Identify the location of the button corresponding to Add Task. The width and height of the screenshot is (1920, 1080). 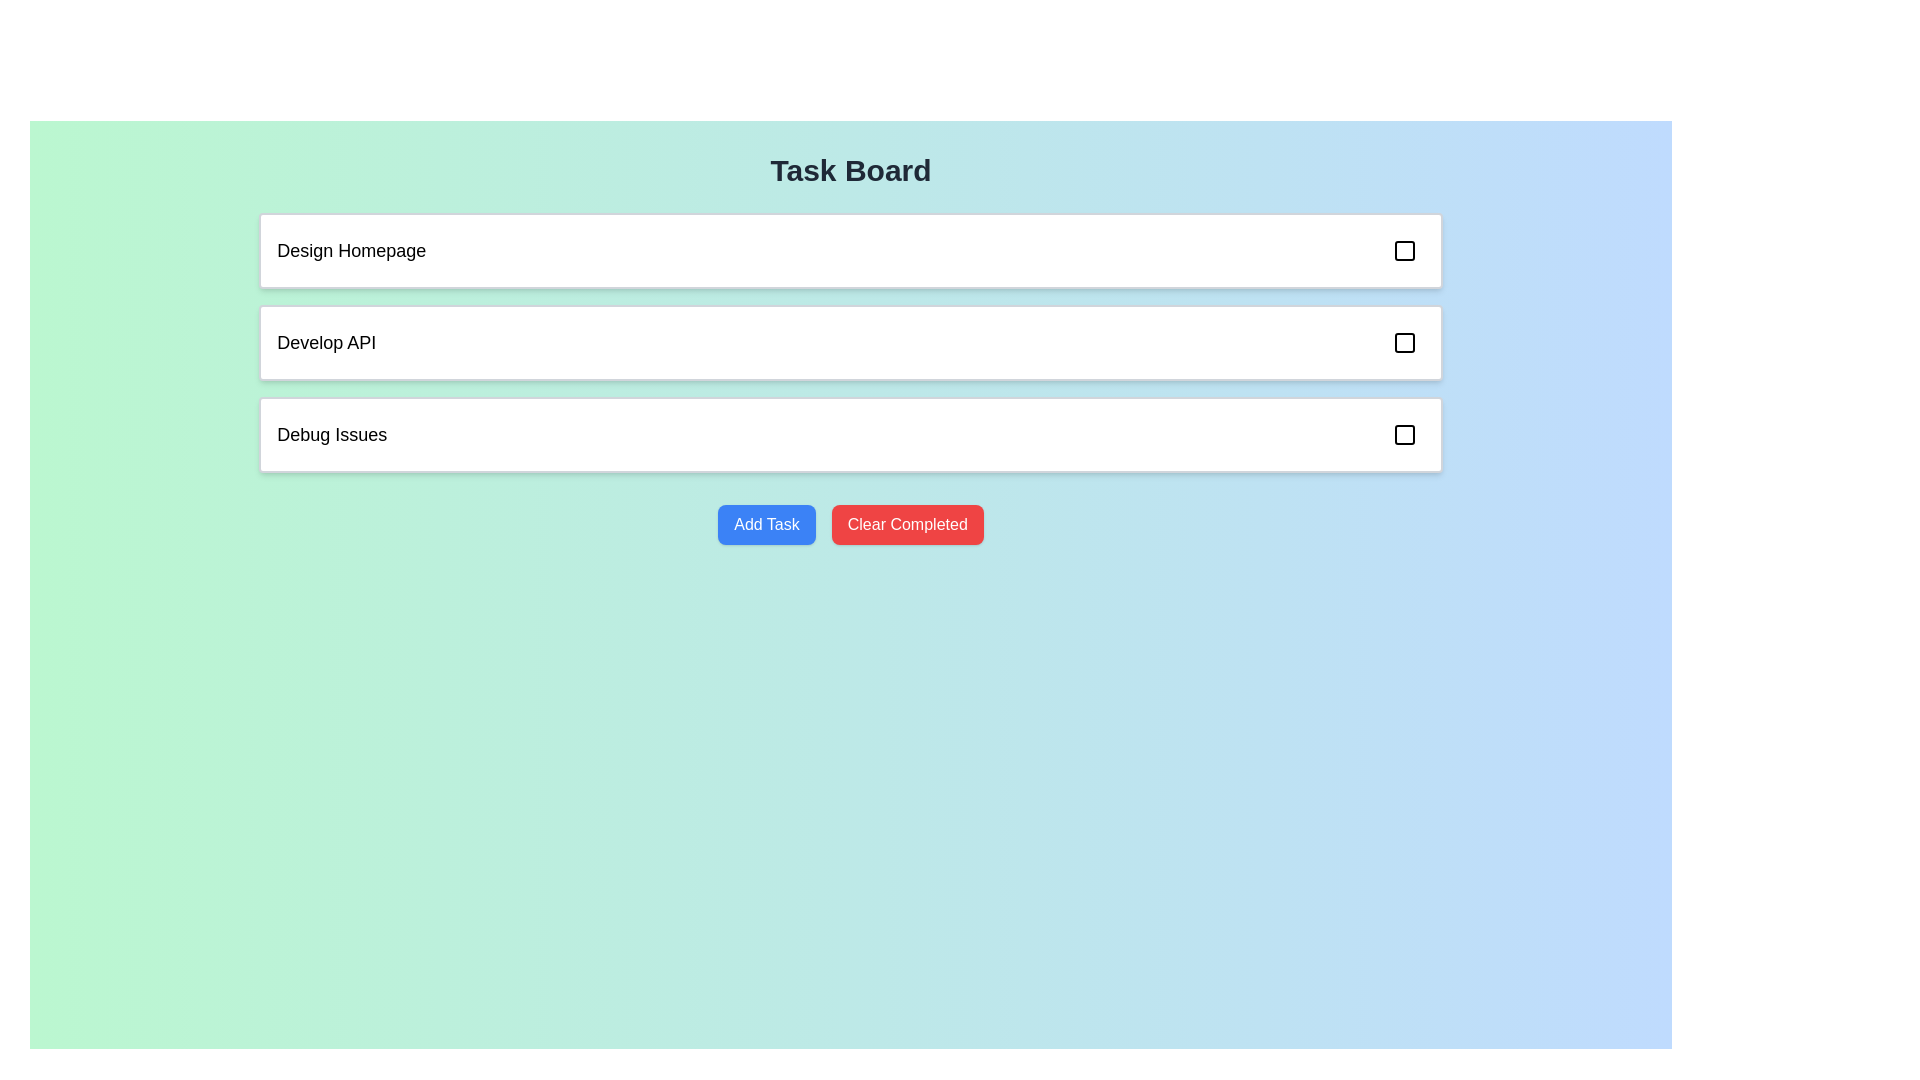
(766, 523).